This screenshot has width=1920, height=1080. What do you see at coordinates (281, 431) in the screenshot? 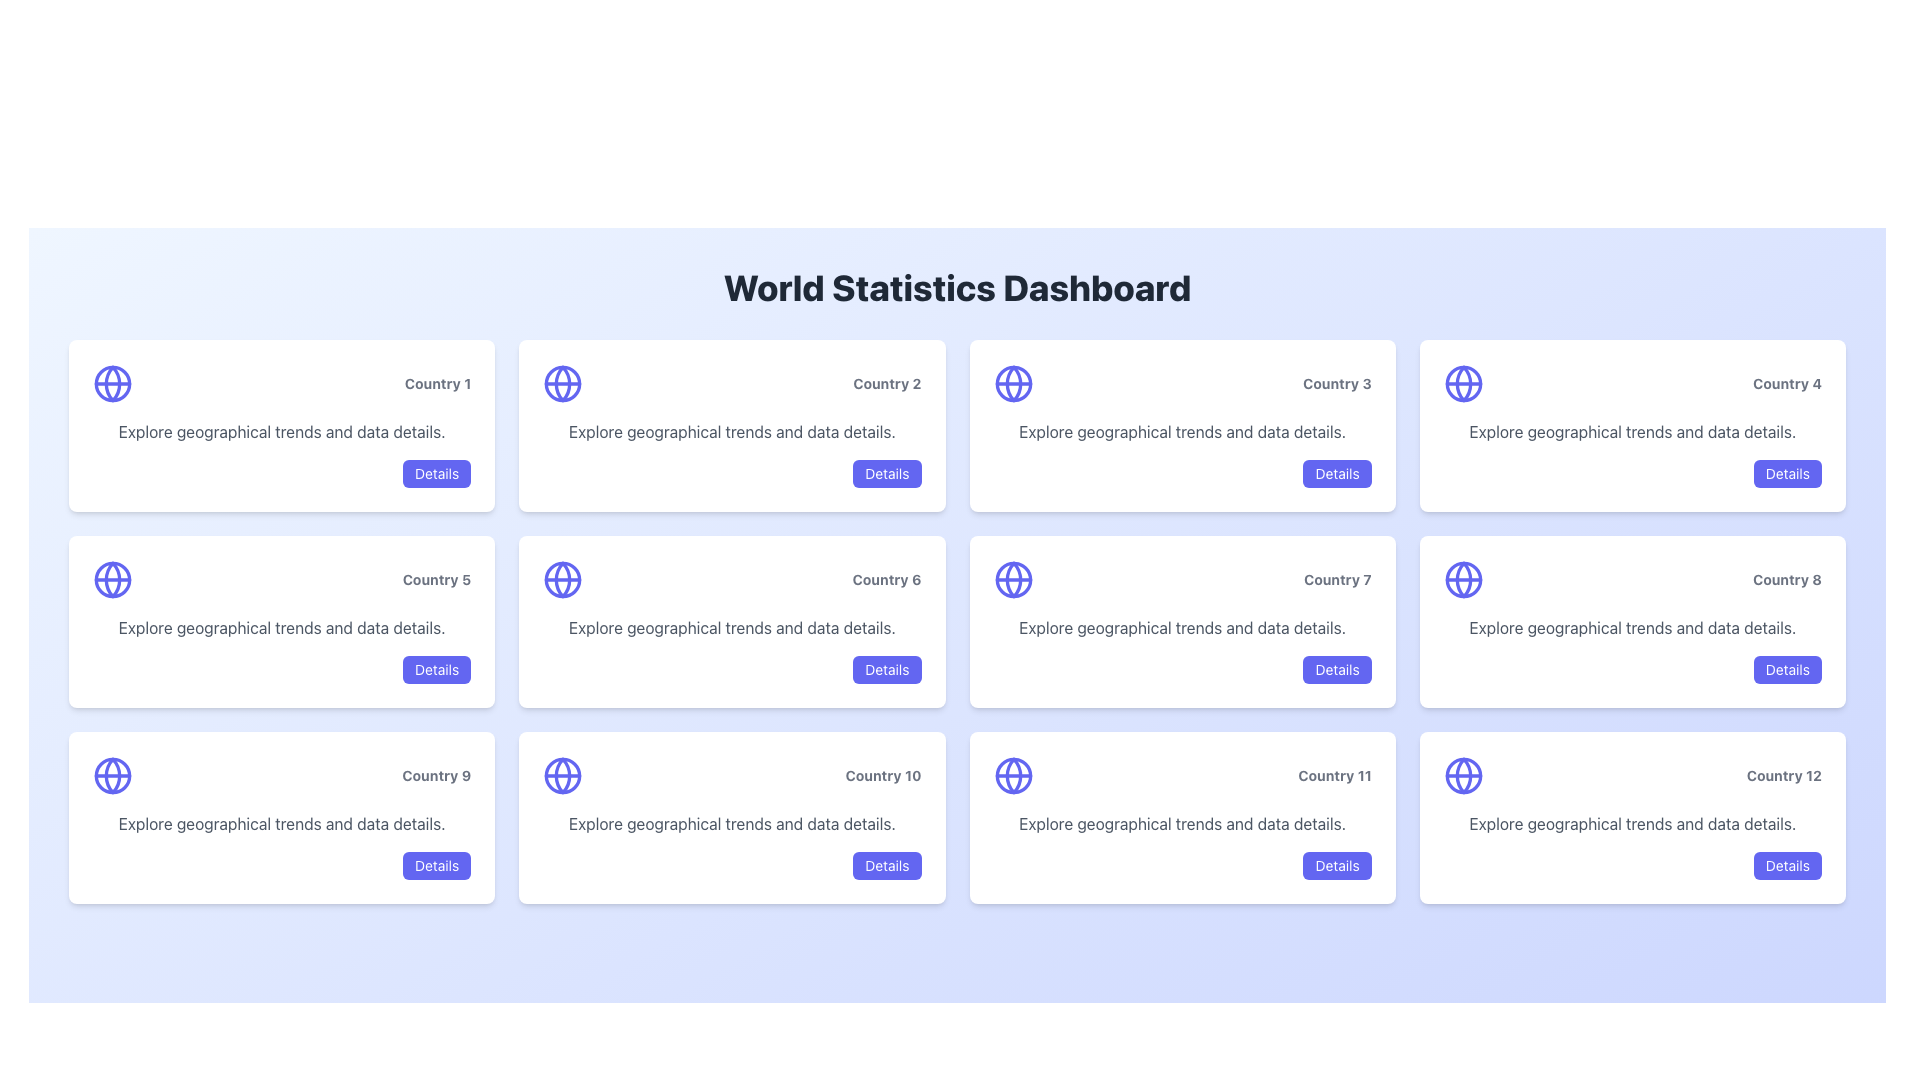
I see `the text label component that displays 'Explore geographical trends and data details.' It is centrally aligned within a white card titled 'Country 1' in the top-left of a grid layout` at bounding box center [281, 431].